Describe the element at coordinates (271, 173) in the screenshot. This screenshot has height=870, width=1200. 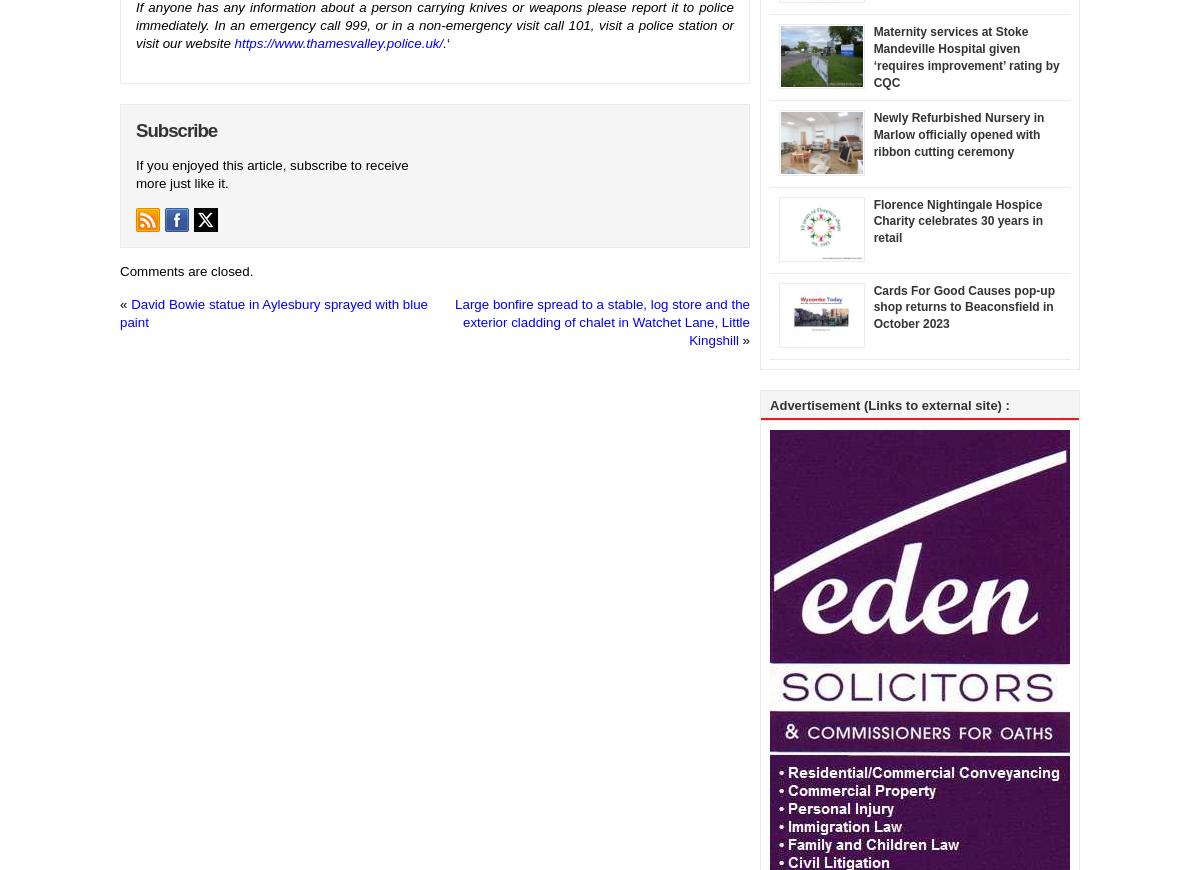
I see `'If you enjoyed this article, subscribe to receive more just like it.'` at that location.